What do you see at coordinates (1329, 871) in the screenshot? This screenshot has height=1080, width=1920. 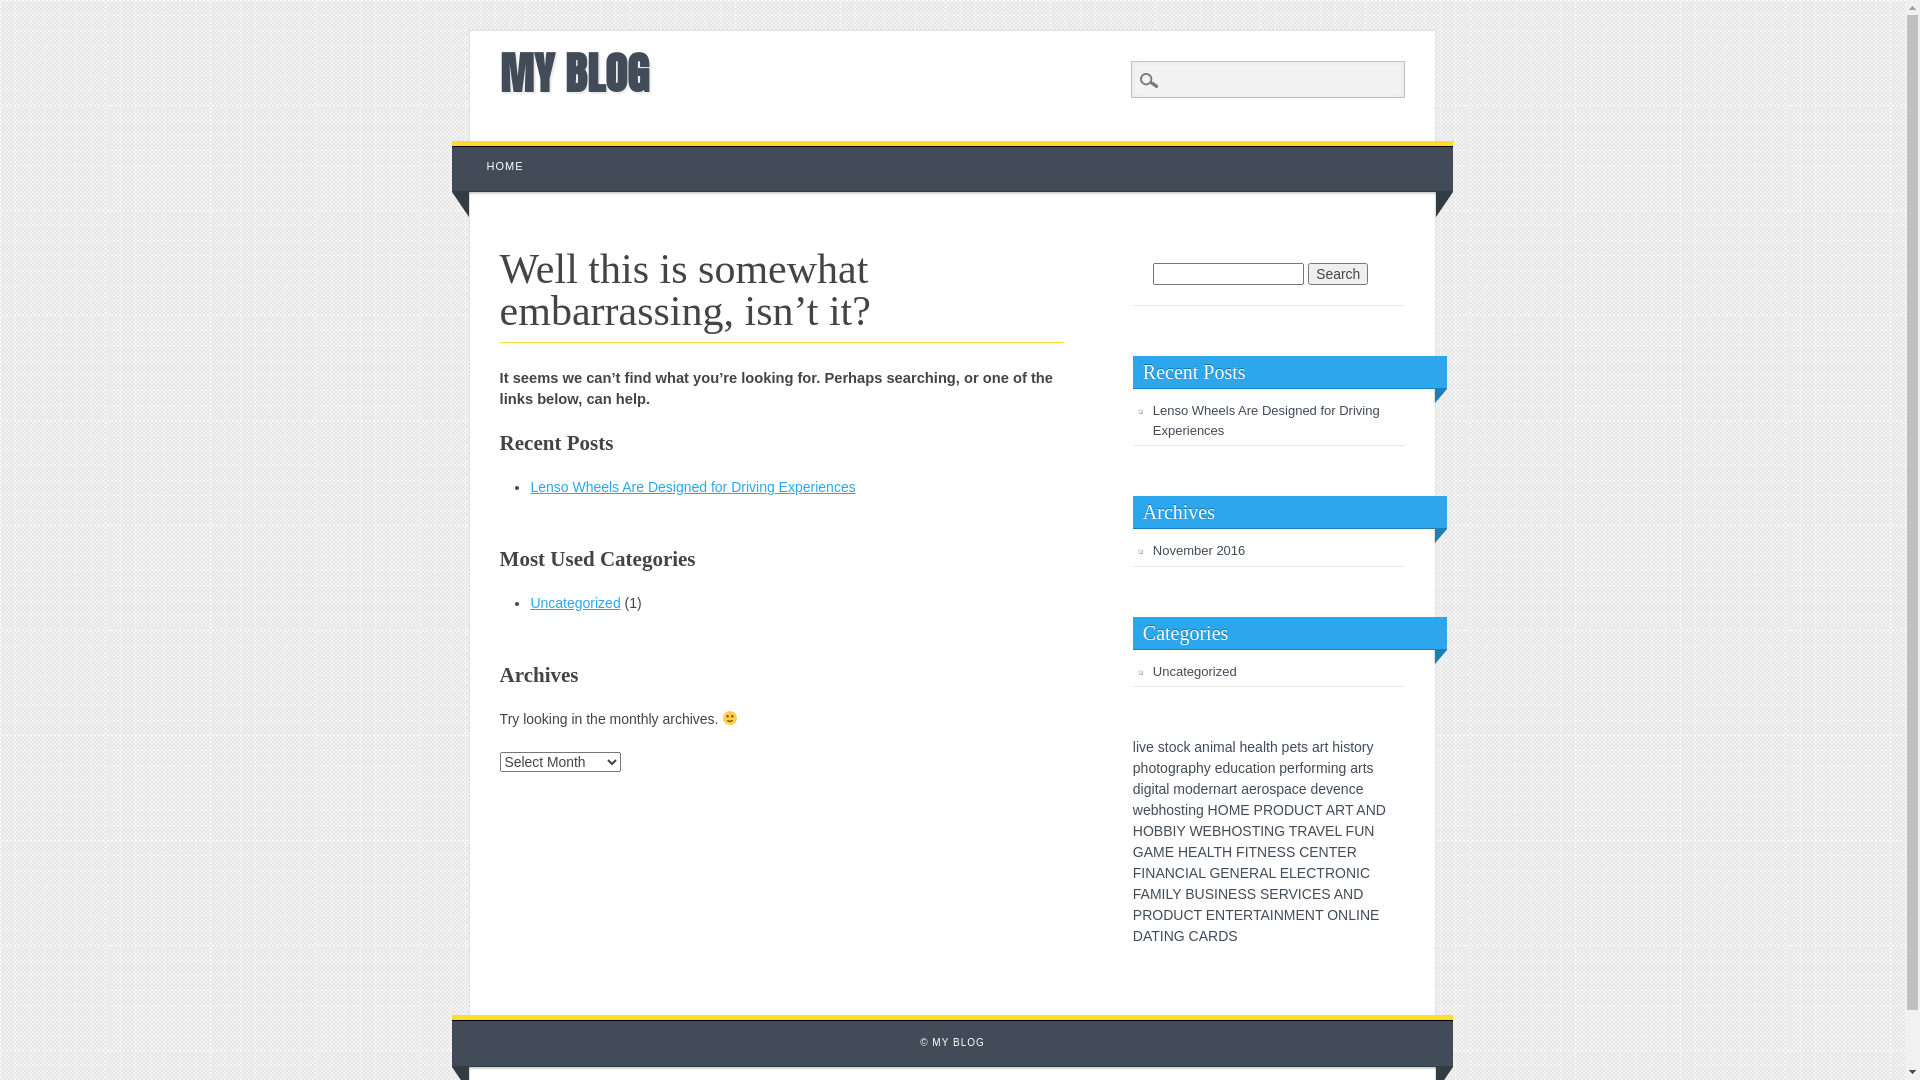 I see `'R'` at bounding box center [1329, 871].